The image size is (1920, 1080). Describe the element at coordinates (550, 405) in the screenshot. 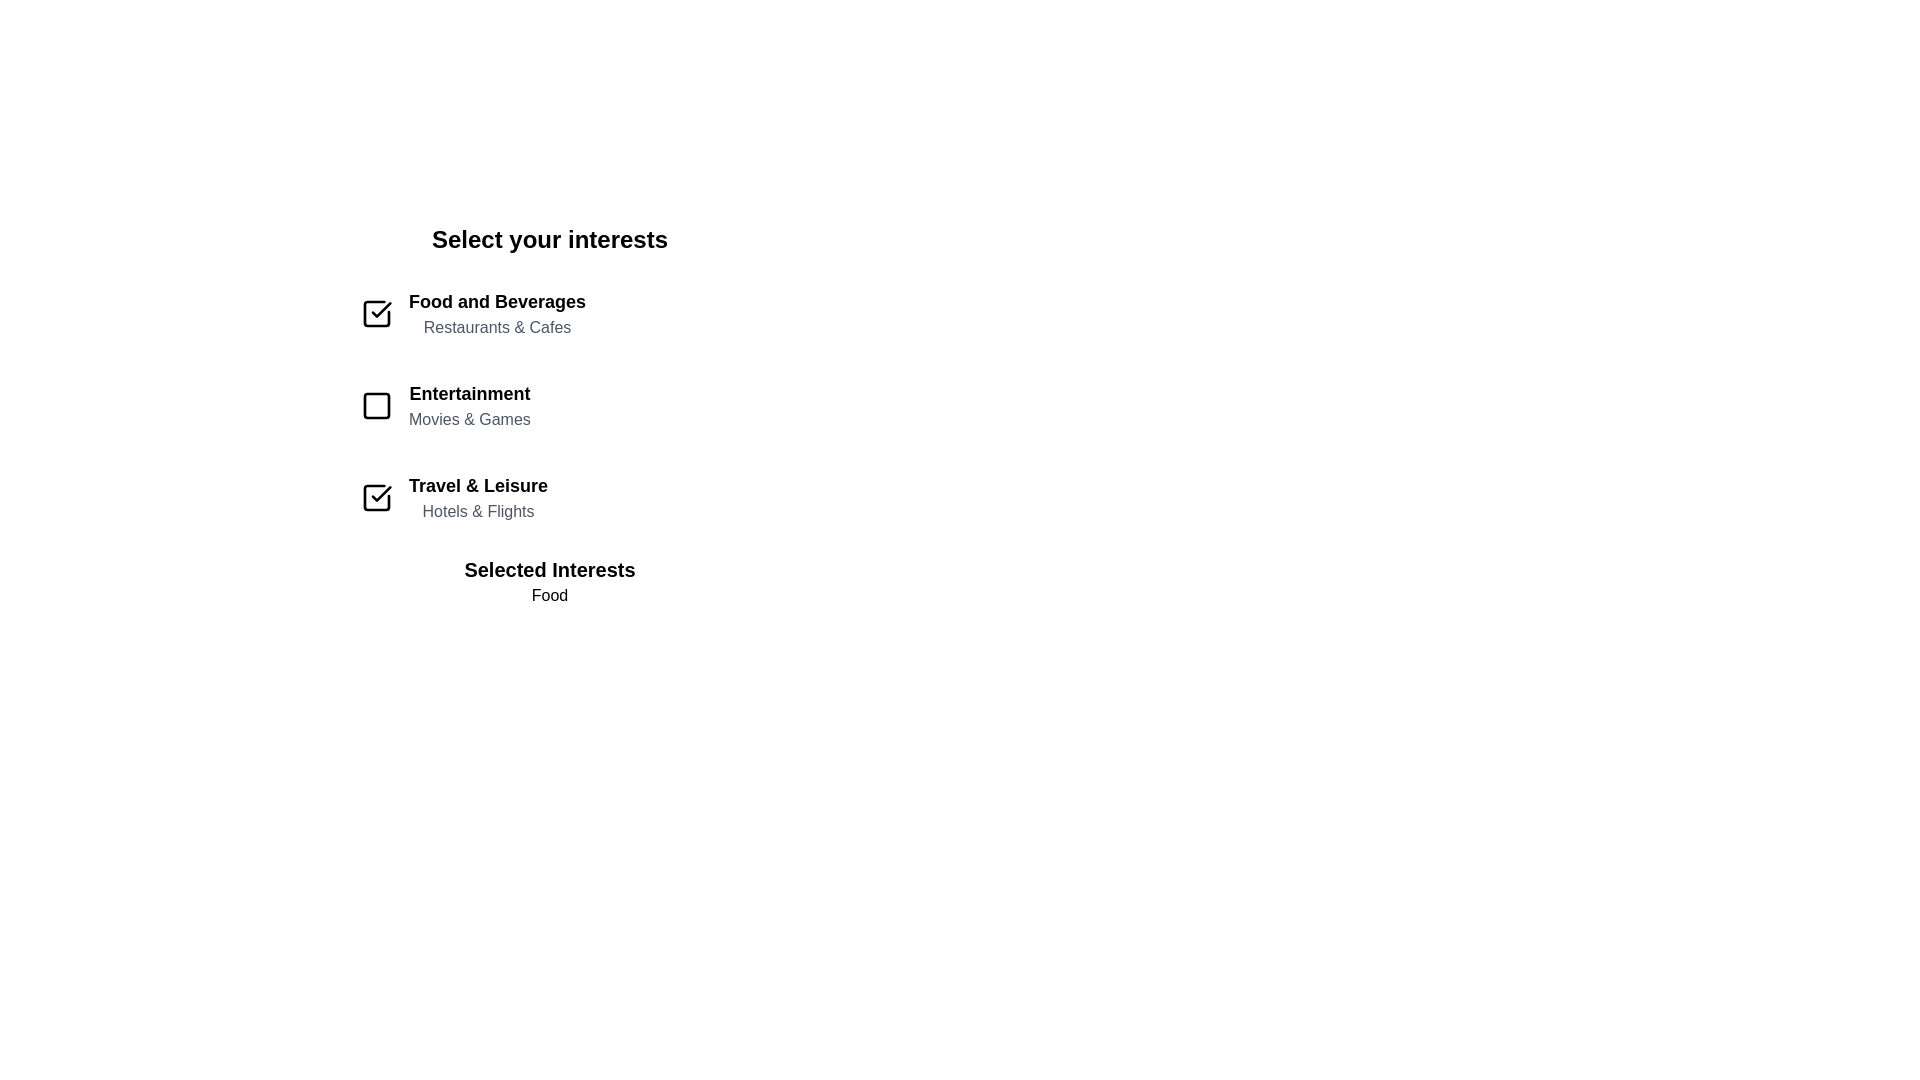

I see `the item Entertainment` at that location.